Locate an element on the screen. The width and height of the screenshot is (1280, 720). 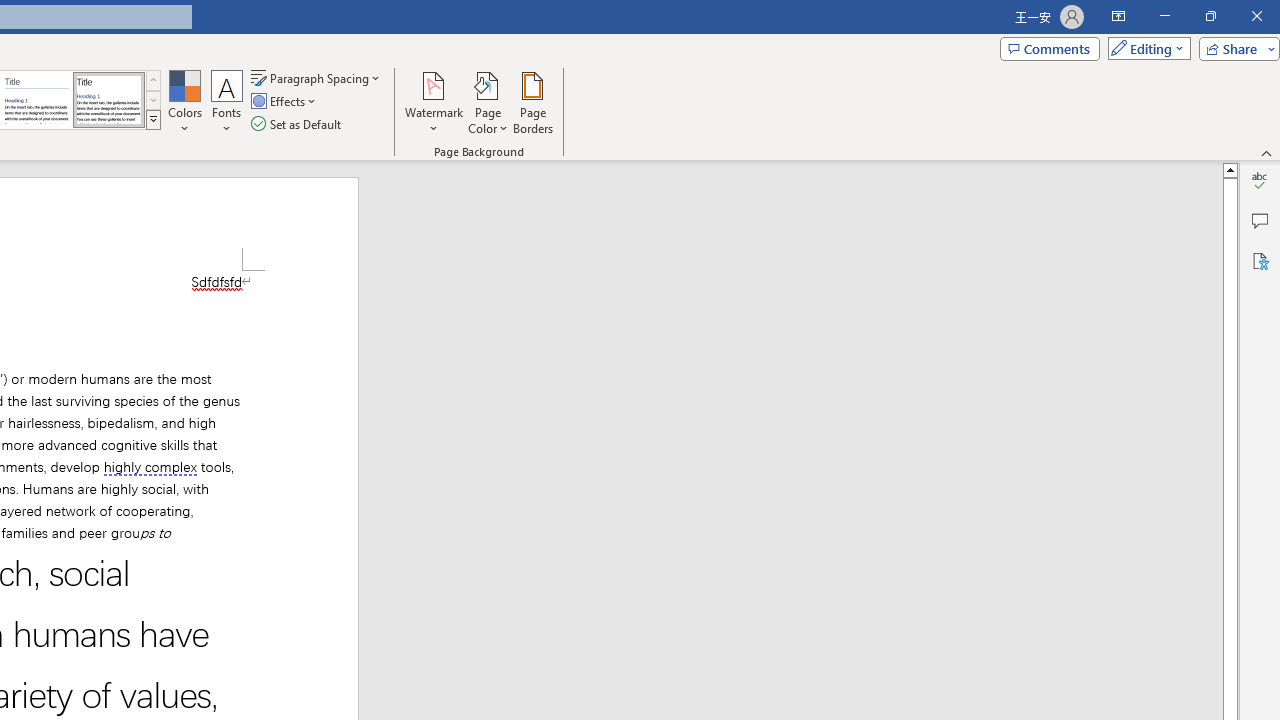
'Fonts' is located at coordinates (227, 103).